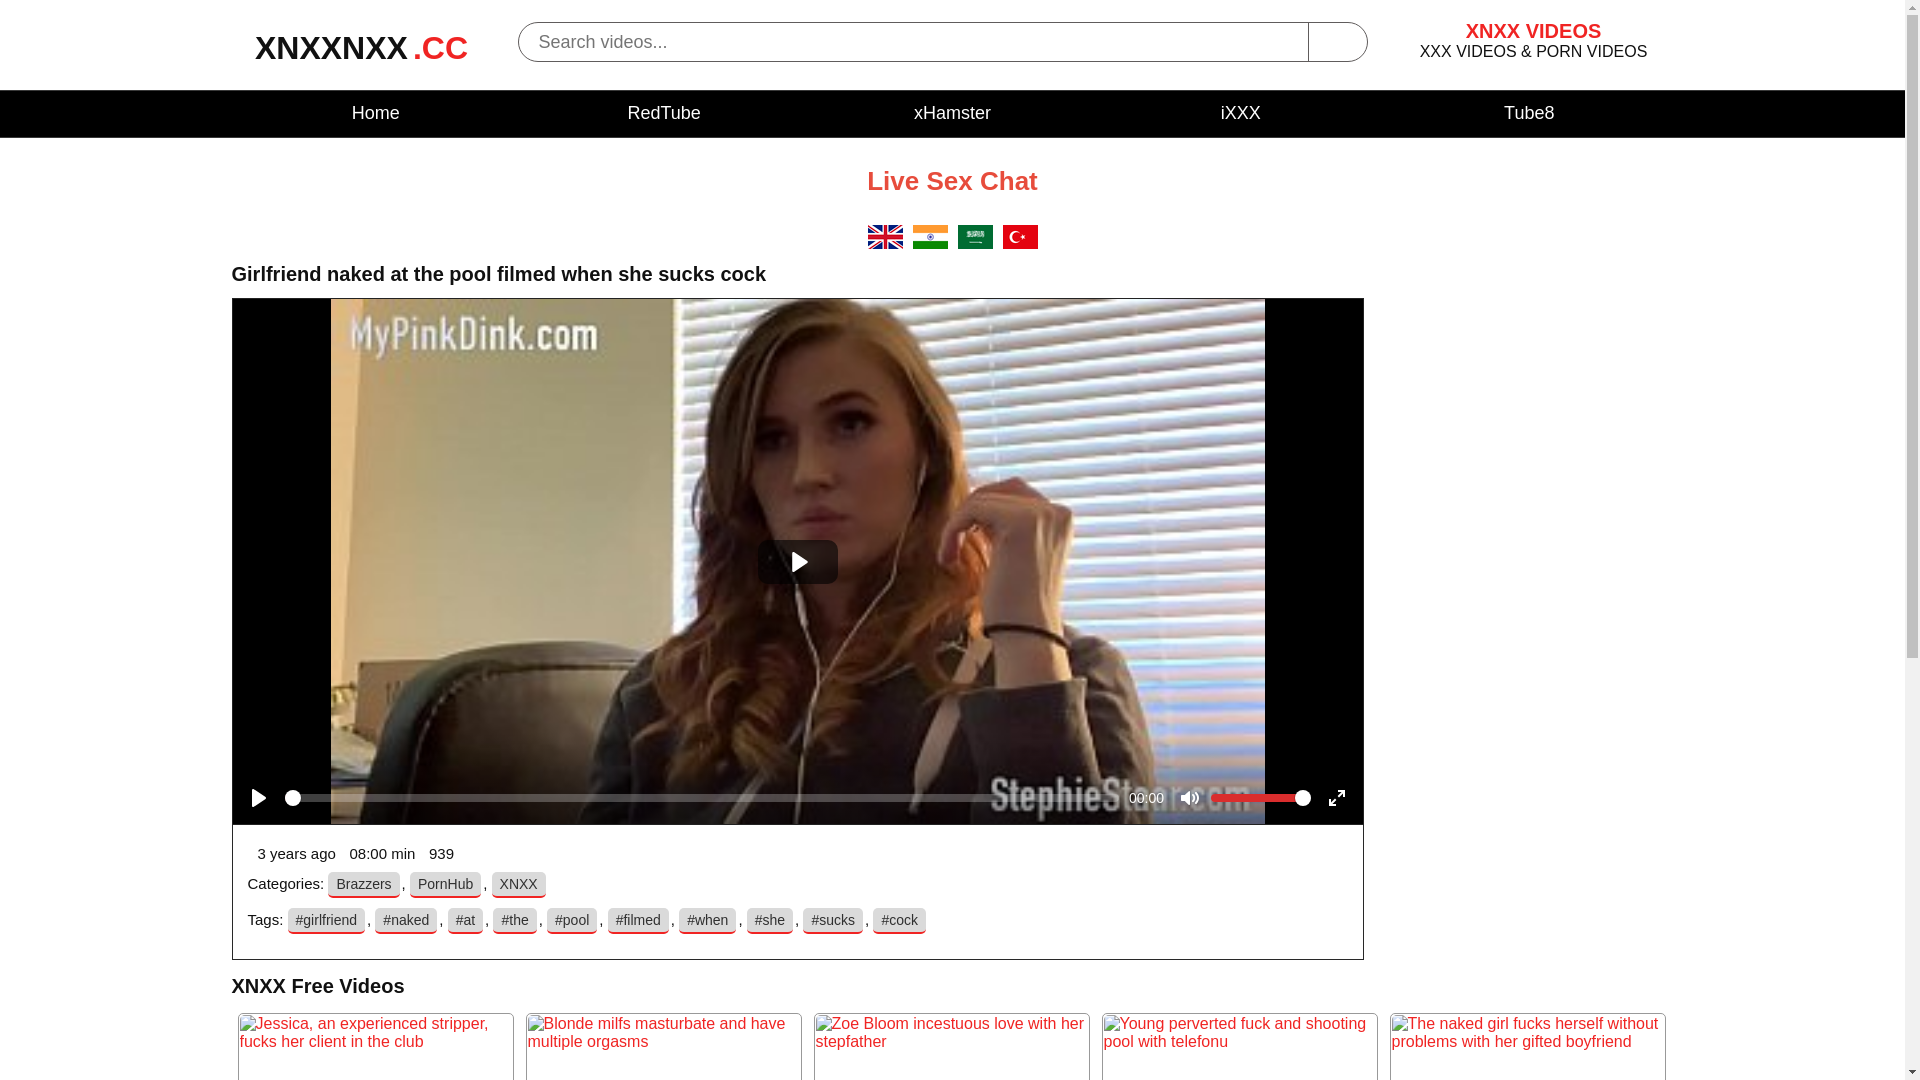  What do you see at coordinates (374, 921) in the screenshot?
I see `'#naked'` at bounding box center [374, 921].